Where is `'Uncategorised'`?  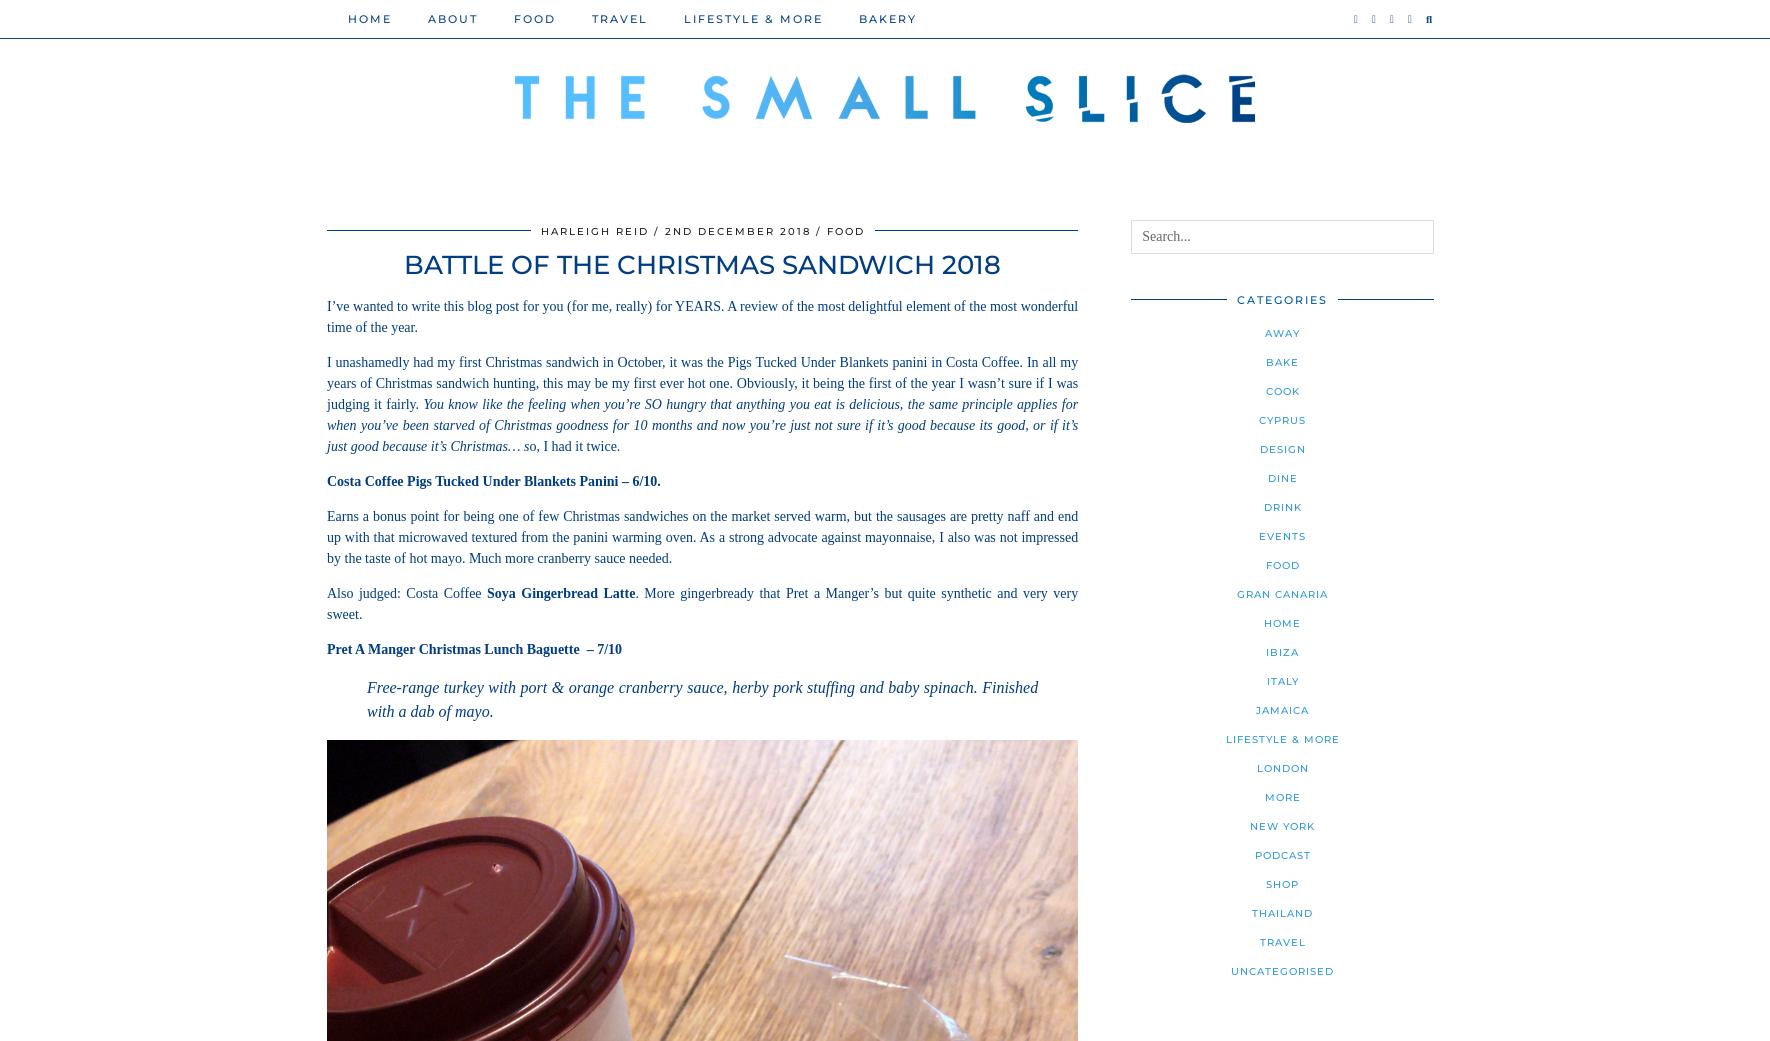 'Uncategorised' is located at coordinates (1281, 971).